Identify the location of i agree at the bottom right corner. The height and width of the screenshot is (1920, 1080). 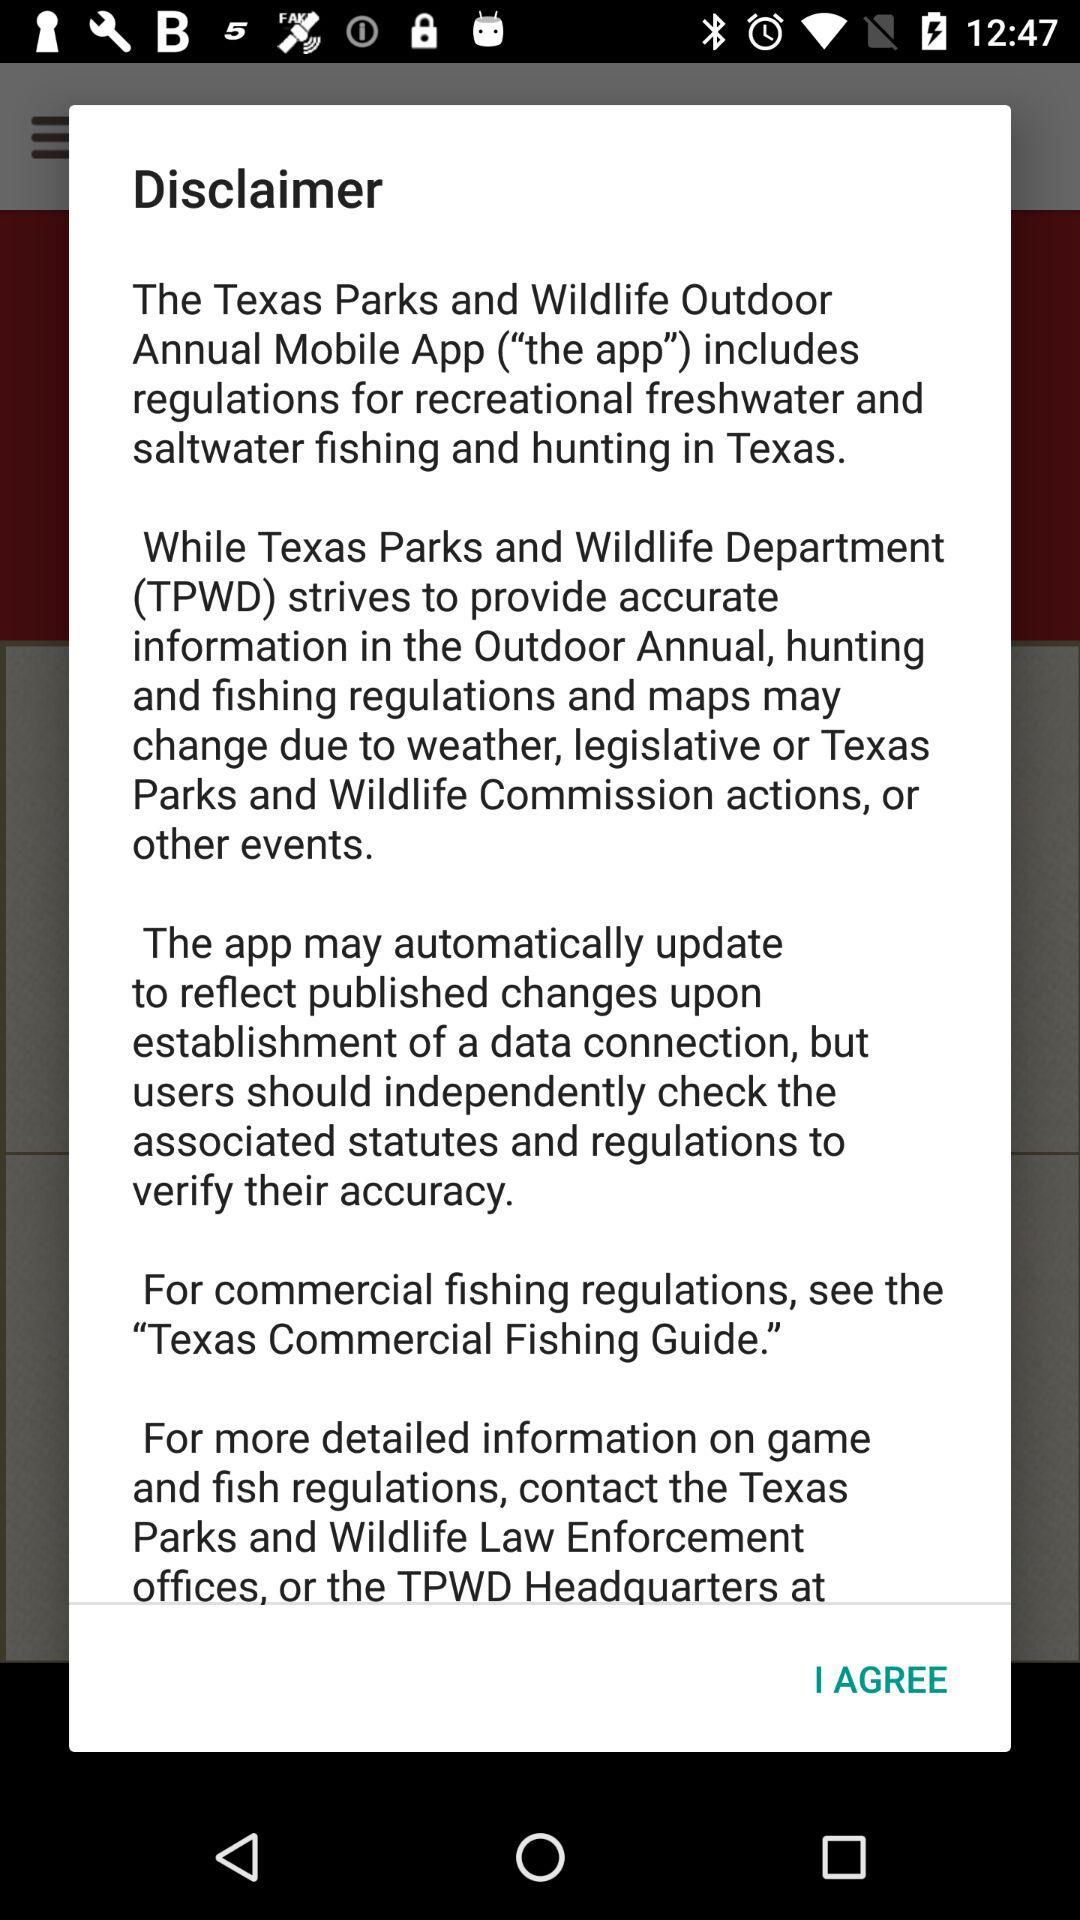
(879, 1678).